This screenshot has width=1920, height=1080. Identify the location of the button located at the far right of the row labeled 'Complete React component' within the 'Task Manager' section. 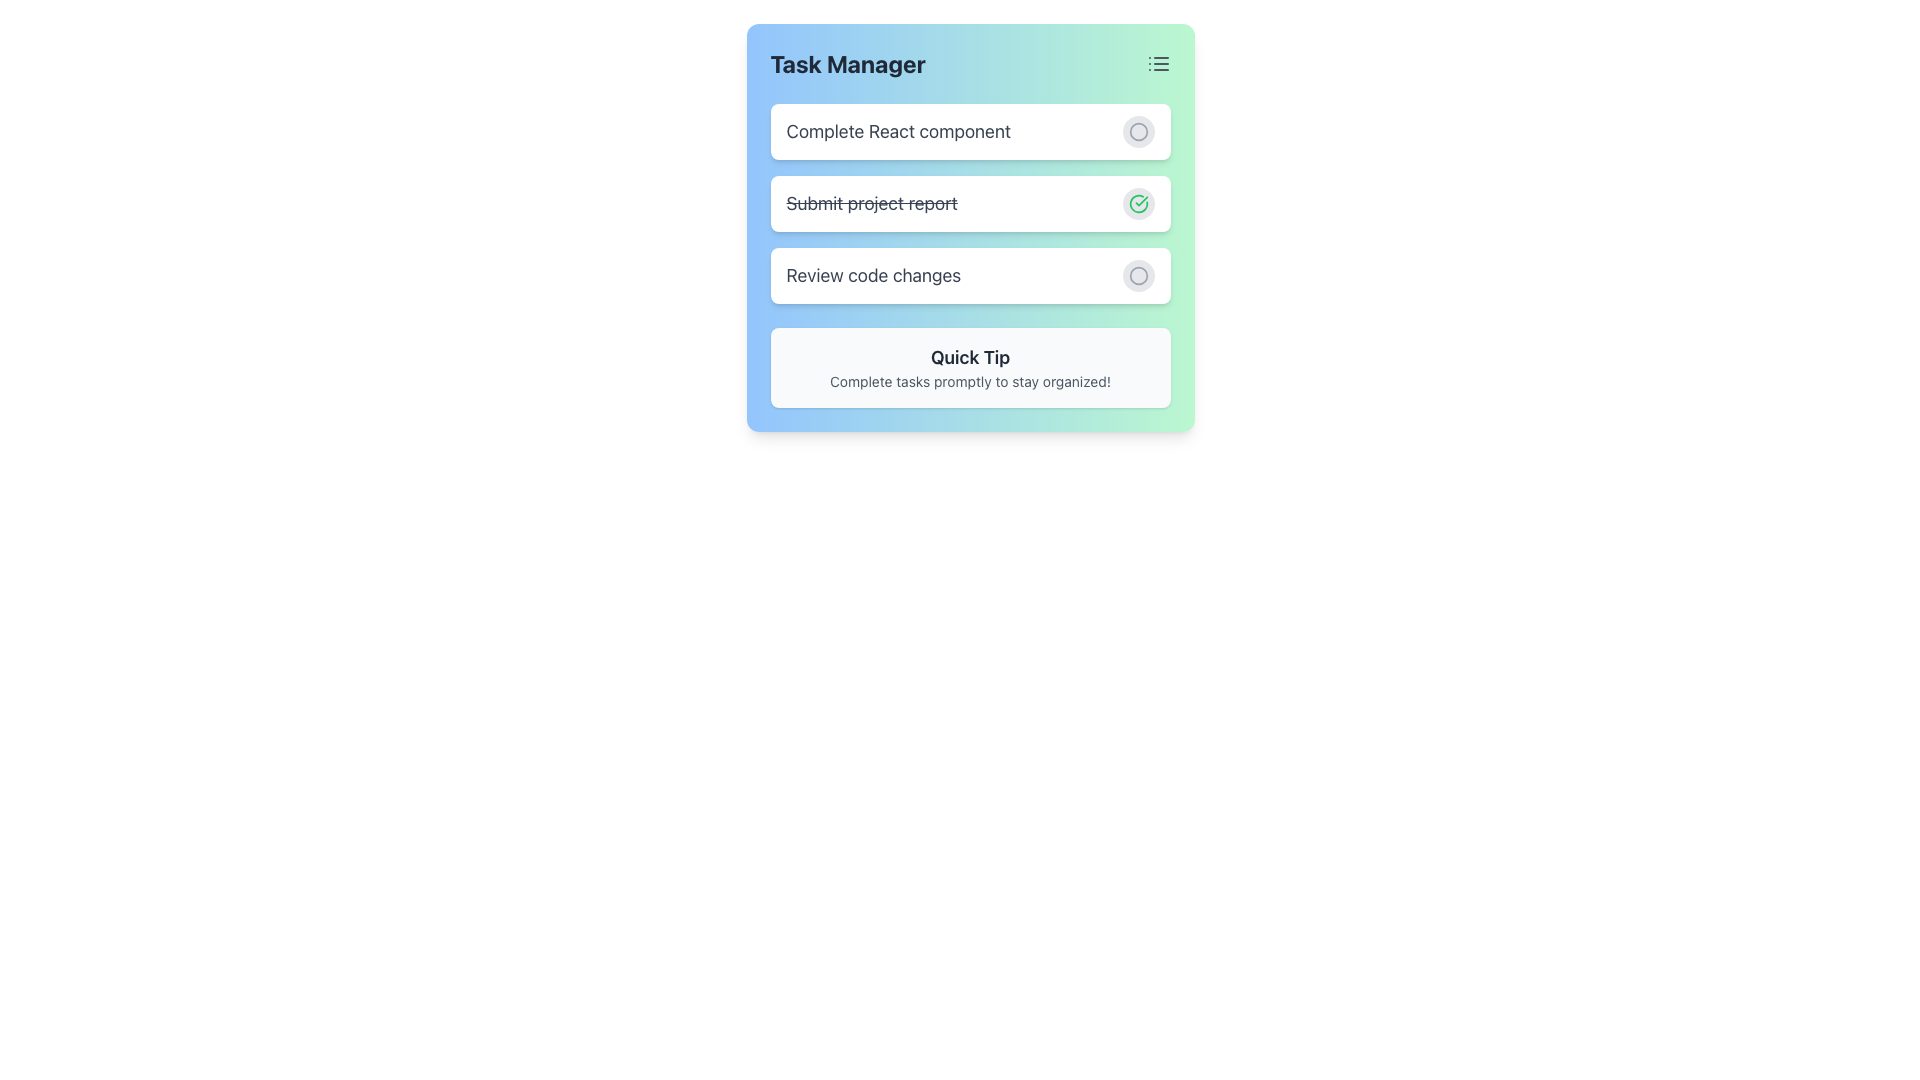
(1138, 131).